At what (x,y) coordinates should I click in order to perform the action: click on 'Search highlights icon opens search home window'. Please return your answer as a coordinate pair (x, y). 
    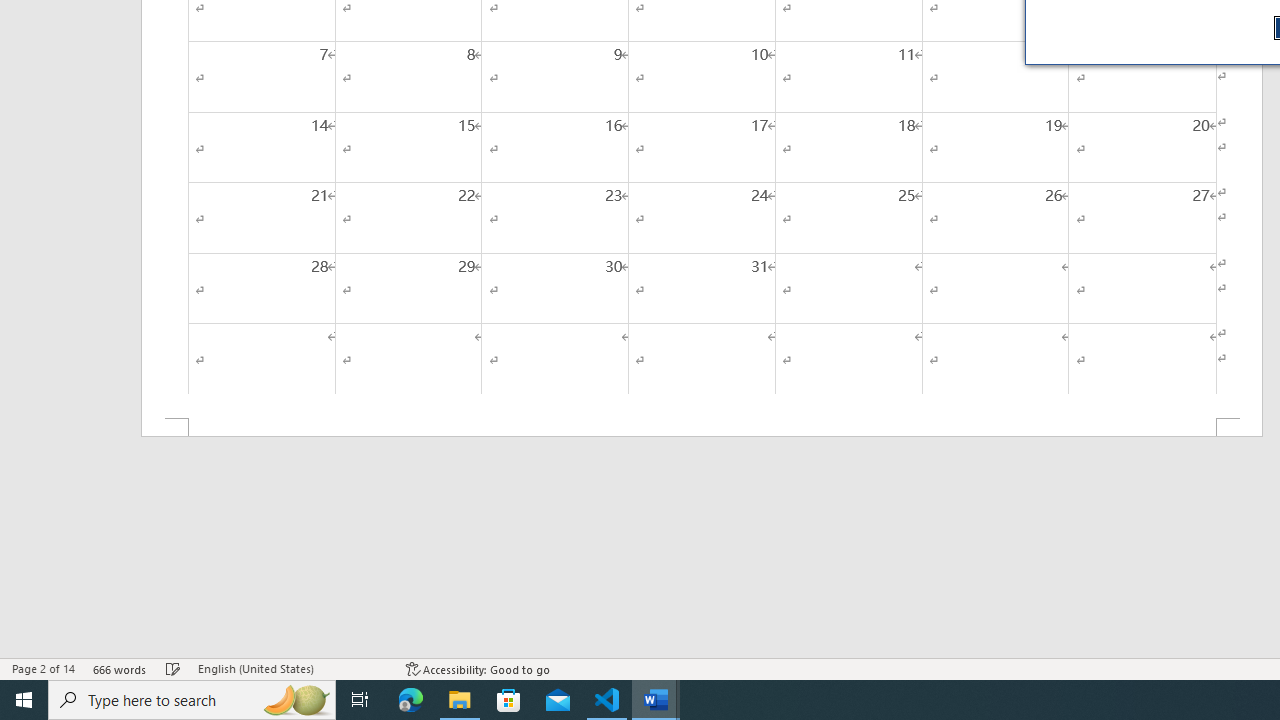
    Looking at the image, I should click on (294, 698).